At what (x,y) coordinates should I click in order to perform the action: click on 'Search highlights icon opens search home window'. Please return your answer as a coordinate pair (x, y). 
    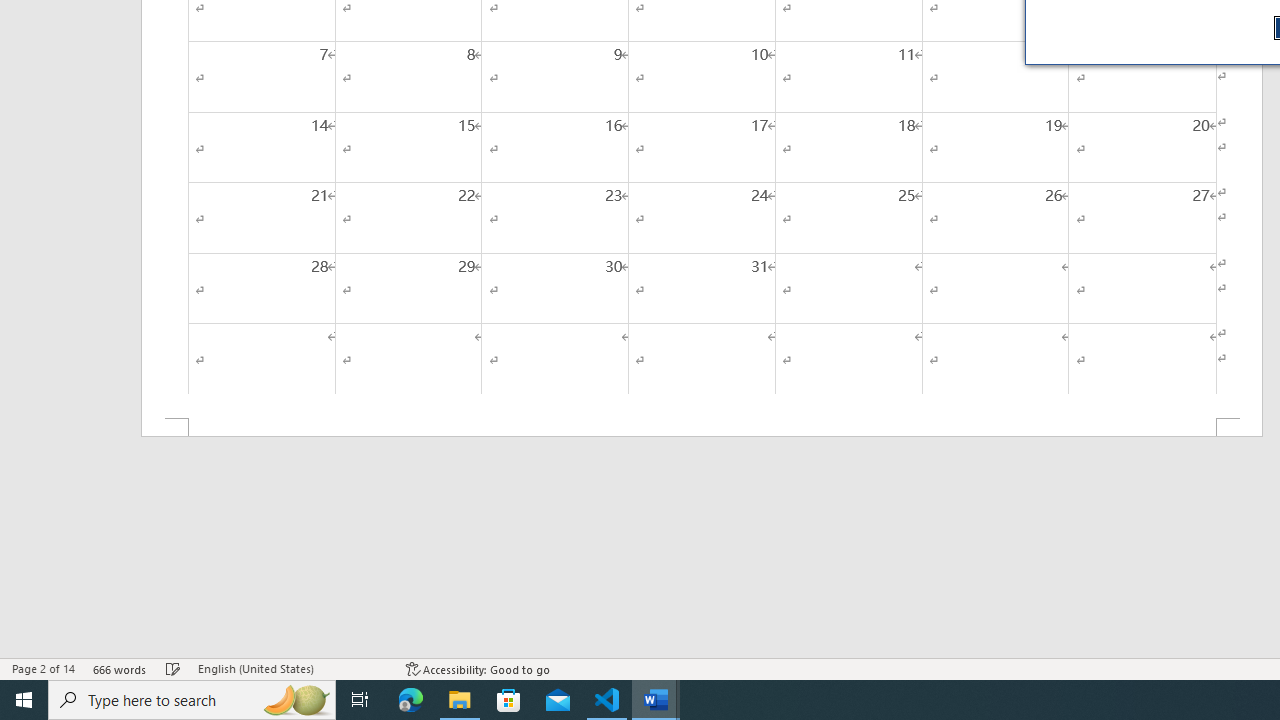
    Looking at the image, I should click on (294, 698).